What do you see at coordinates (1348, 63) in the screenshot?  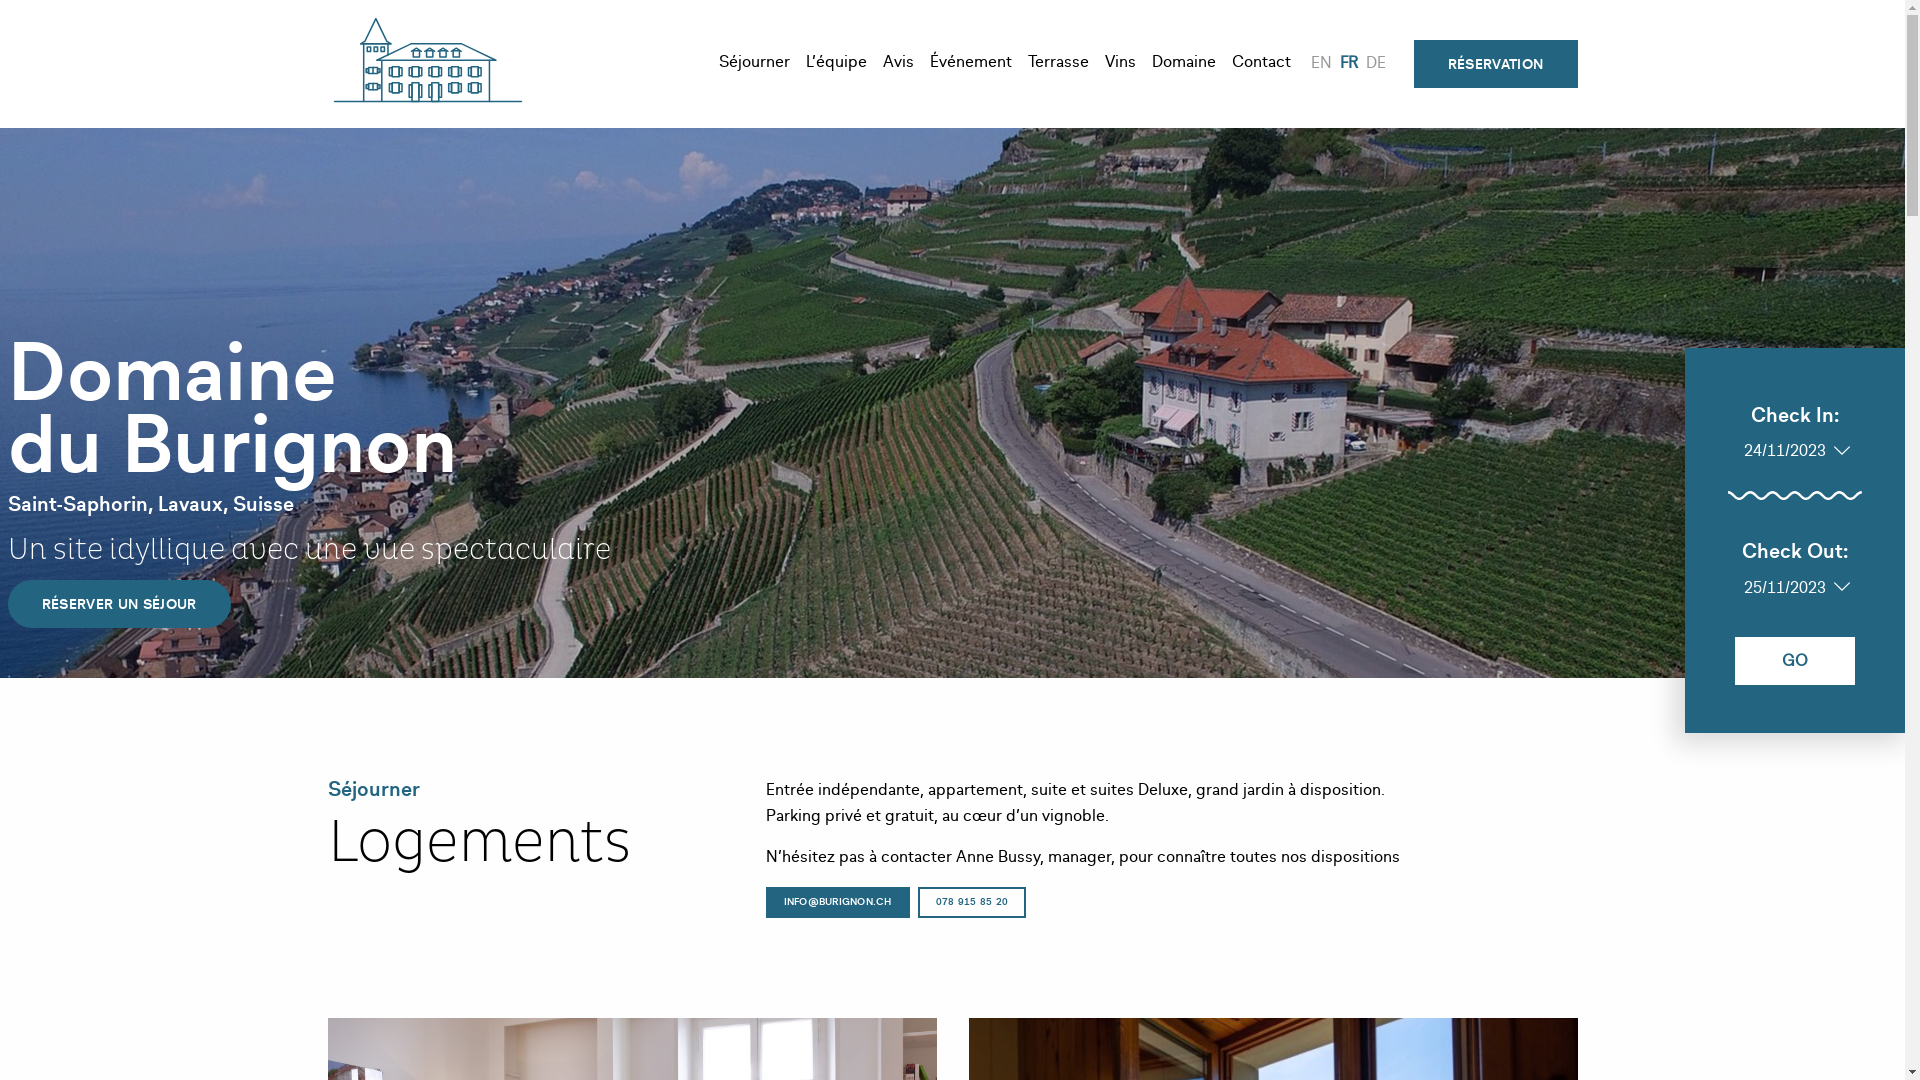 I see `'FR'` at bounding box center [1348, 63].